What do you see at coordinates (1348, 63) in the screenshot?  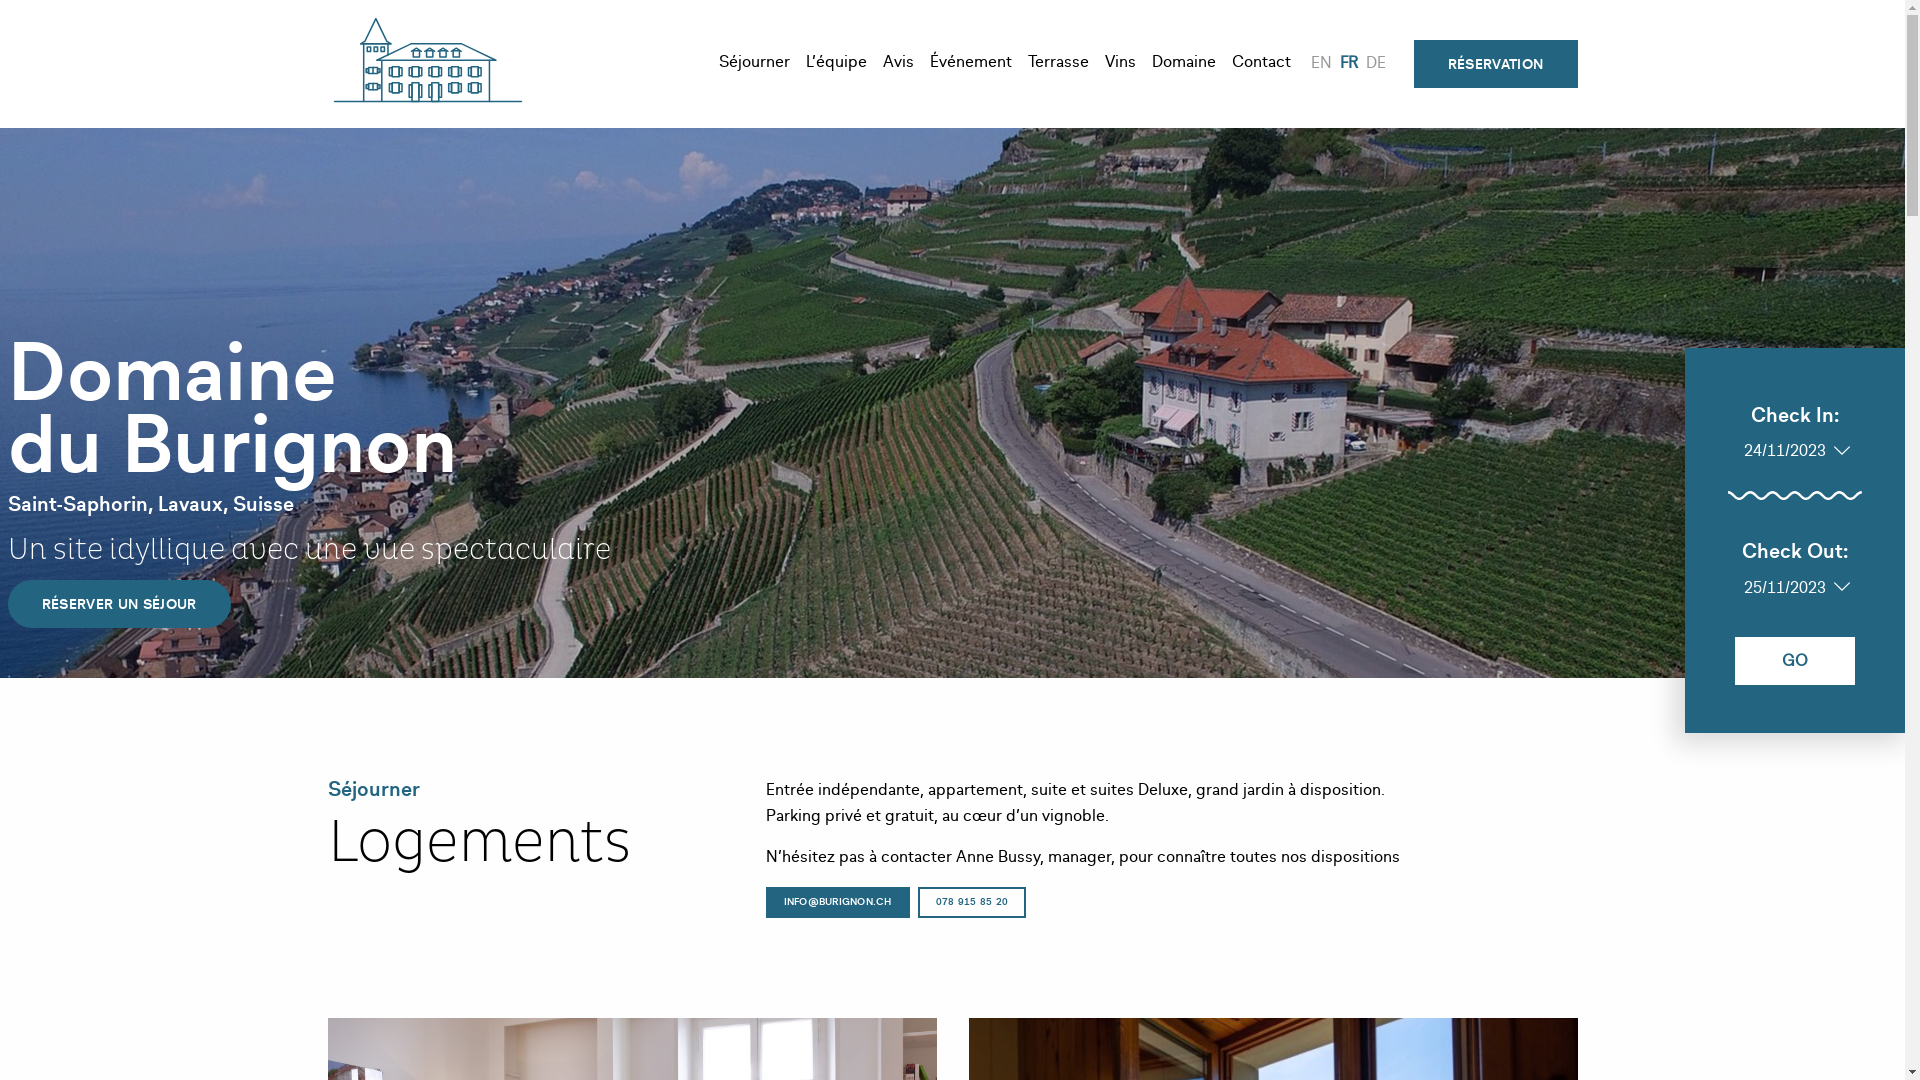 I see `'FR'` at bounding box center [1348, 63].